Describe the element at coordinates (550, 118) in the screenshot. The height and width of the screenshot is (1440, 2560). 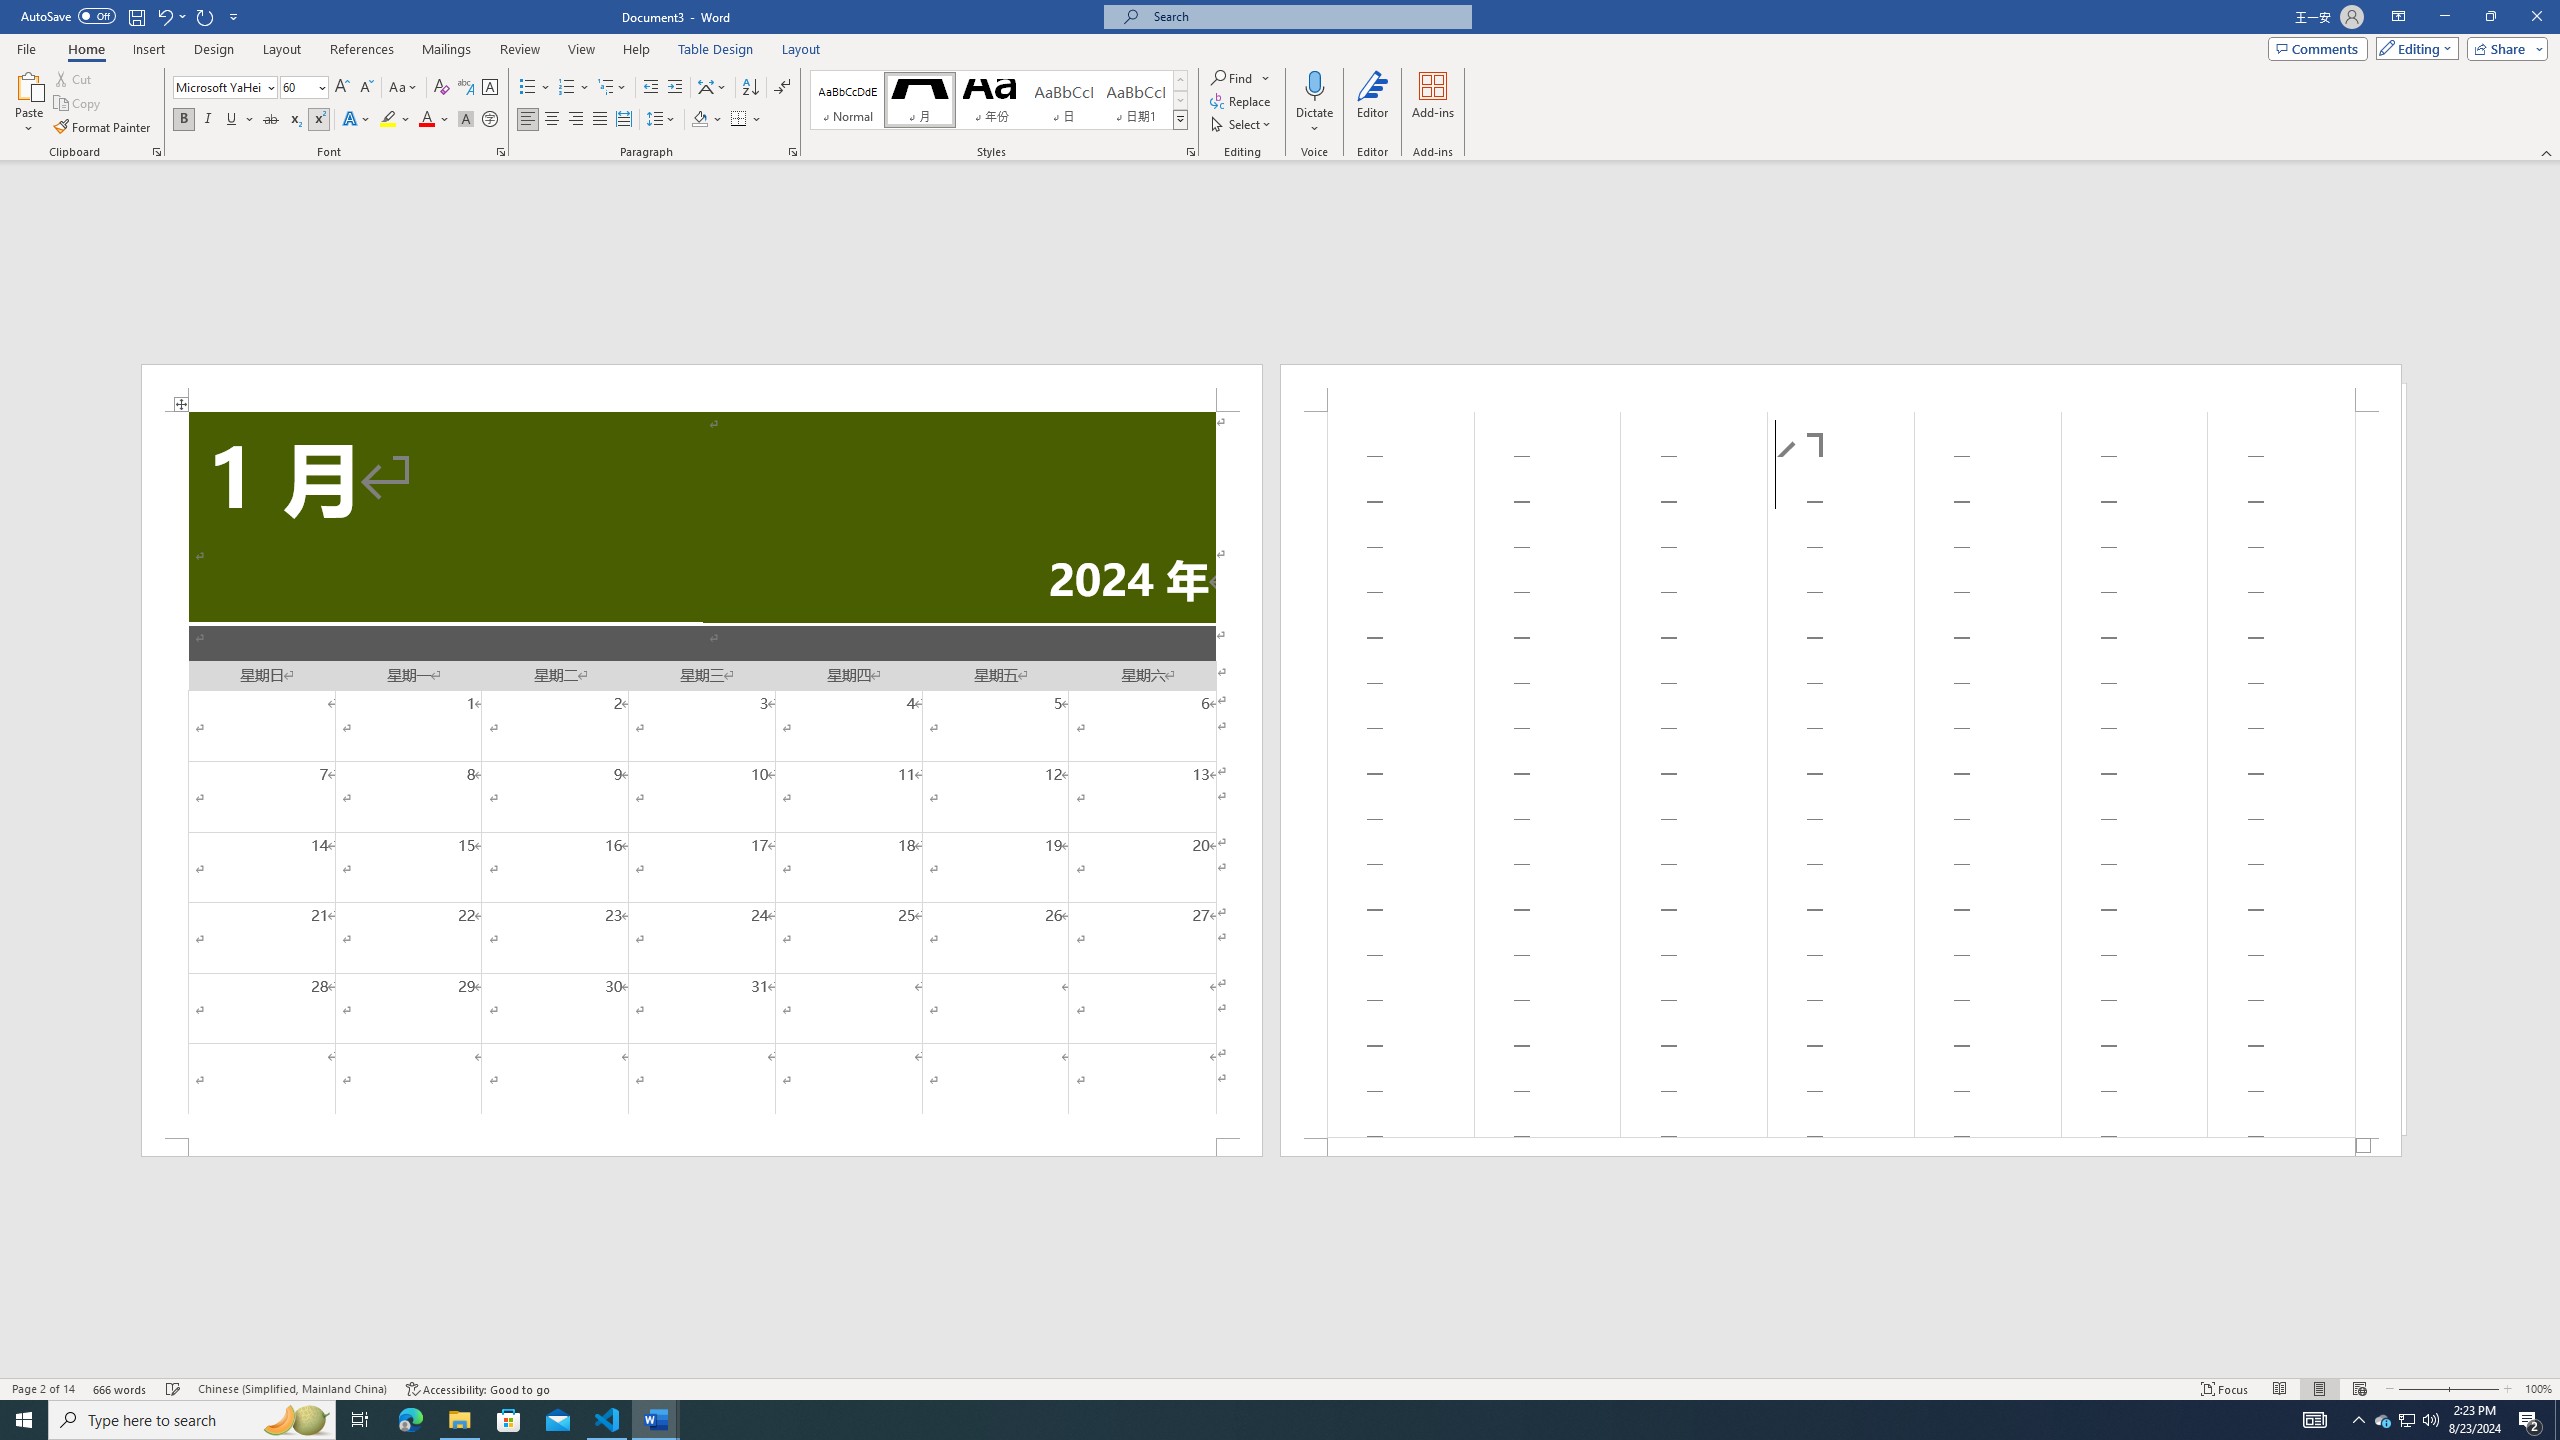
I see `'Center'` at that location.